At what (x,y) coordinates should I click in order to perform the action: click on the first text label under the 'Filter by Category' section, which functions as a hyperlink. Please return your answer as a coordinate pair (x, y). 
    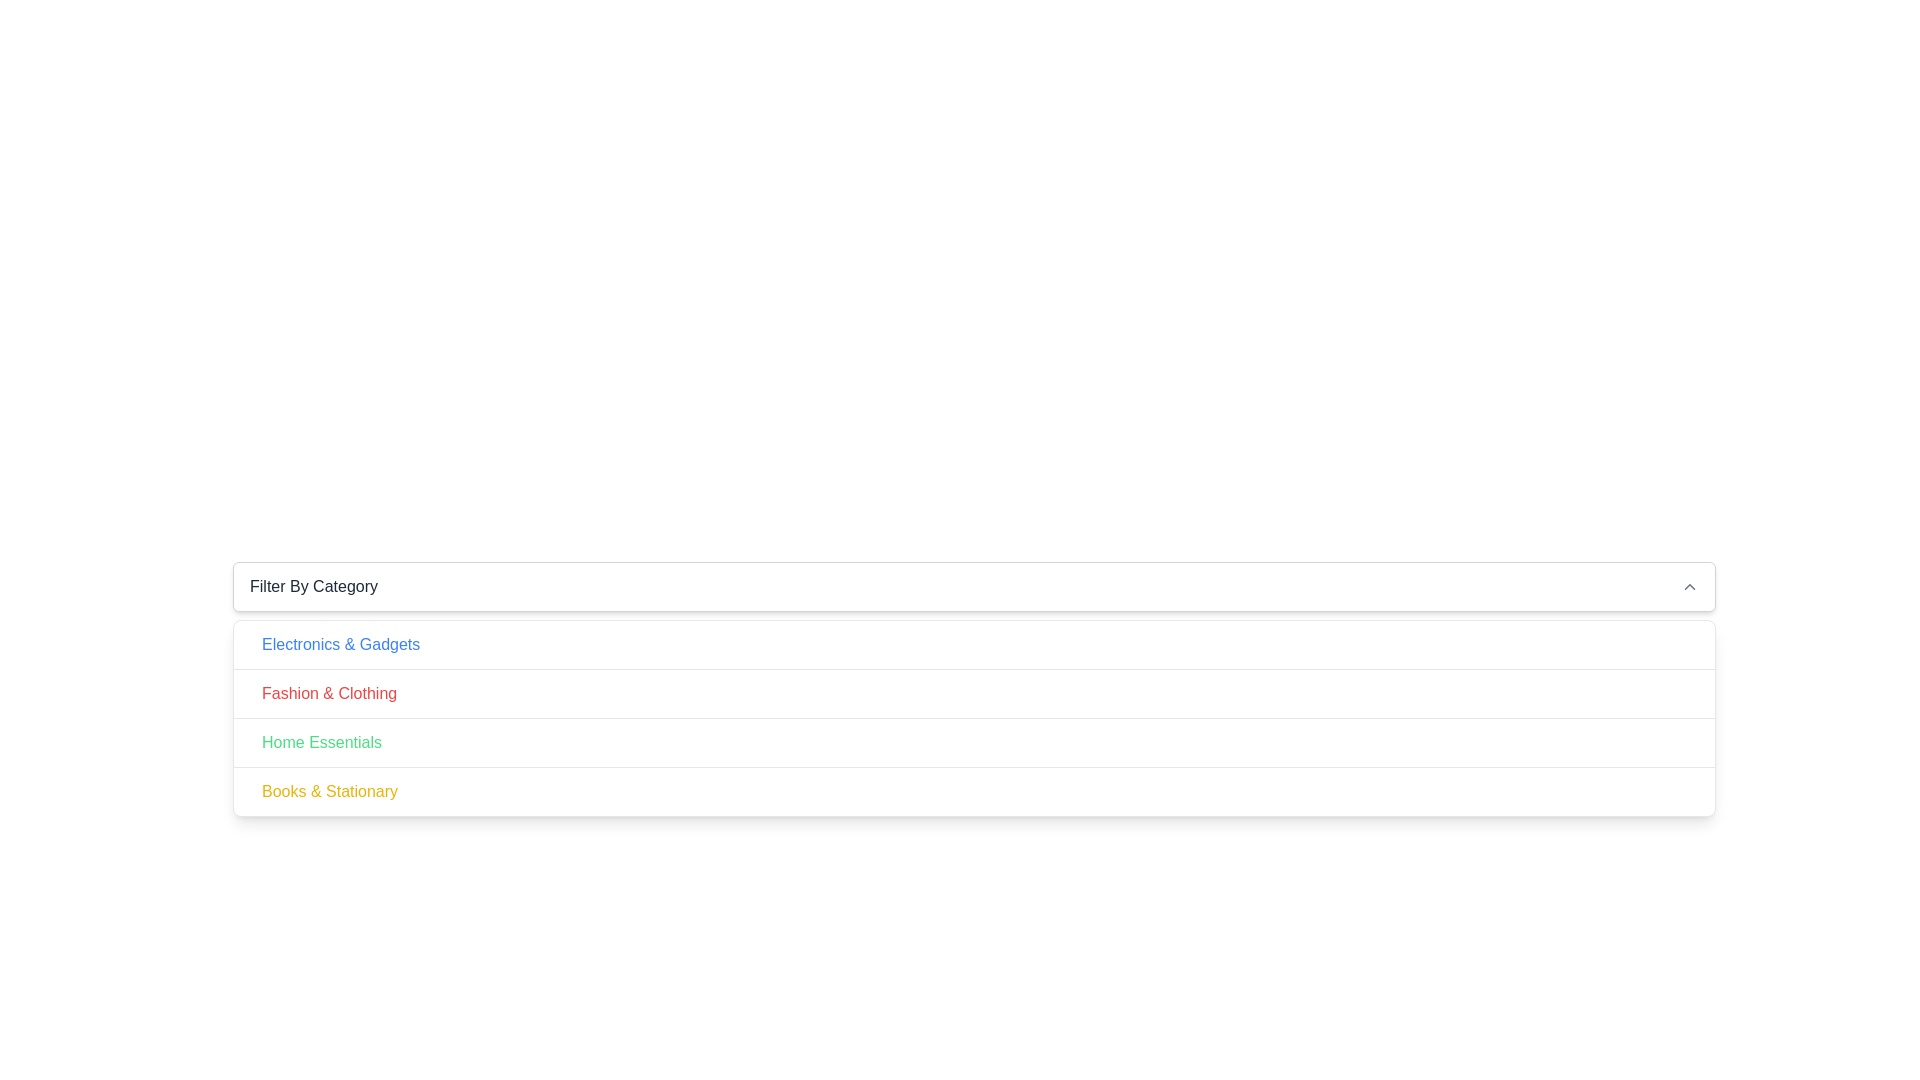
    Looking at the image, I should click on (341, 644).